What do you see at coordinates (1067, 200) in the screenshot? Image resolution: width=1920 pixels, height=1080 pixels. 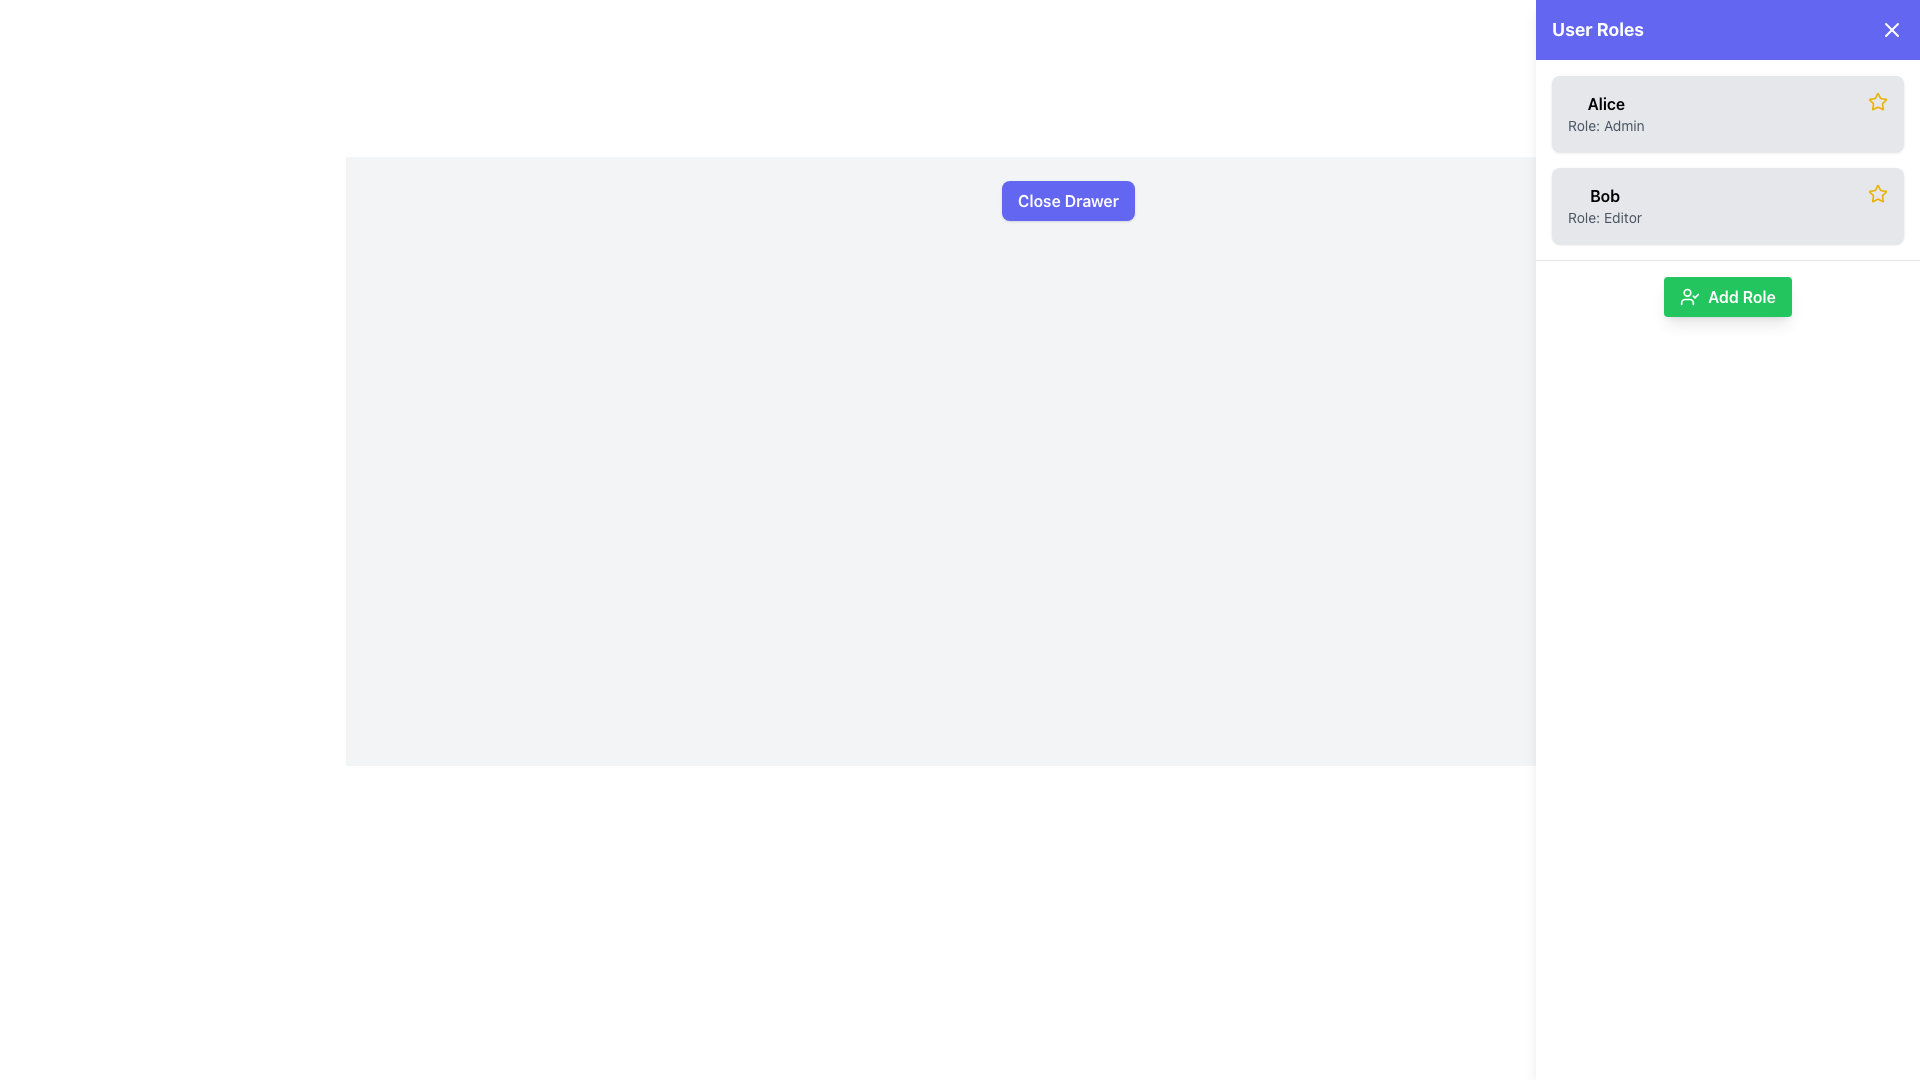 I see `the 'Close Drawer' button, which has a purple background and rounded corners` at bounding box center [1067, 200].